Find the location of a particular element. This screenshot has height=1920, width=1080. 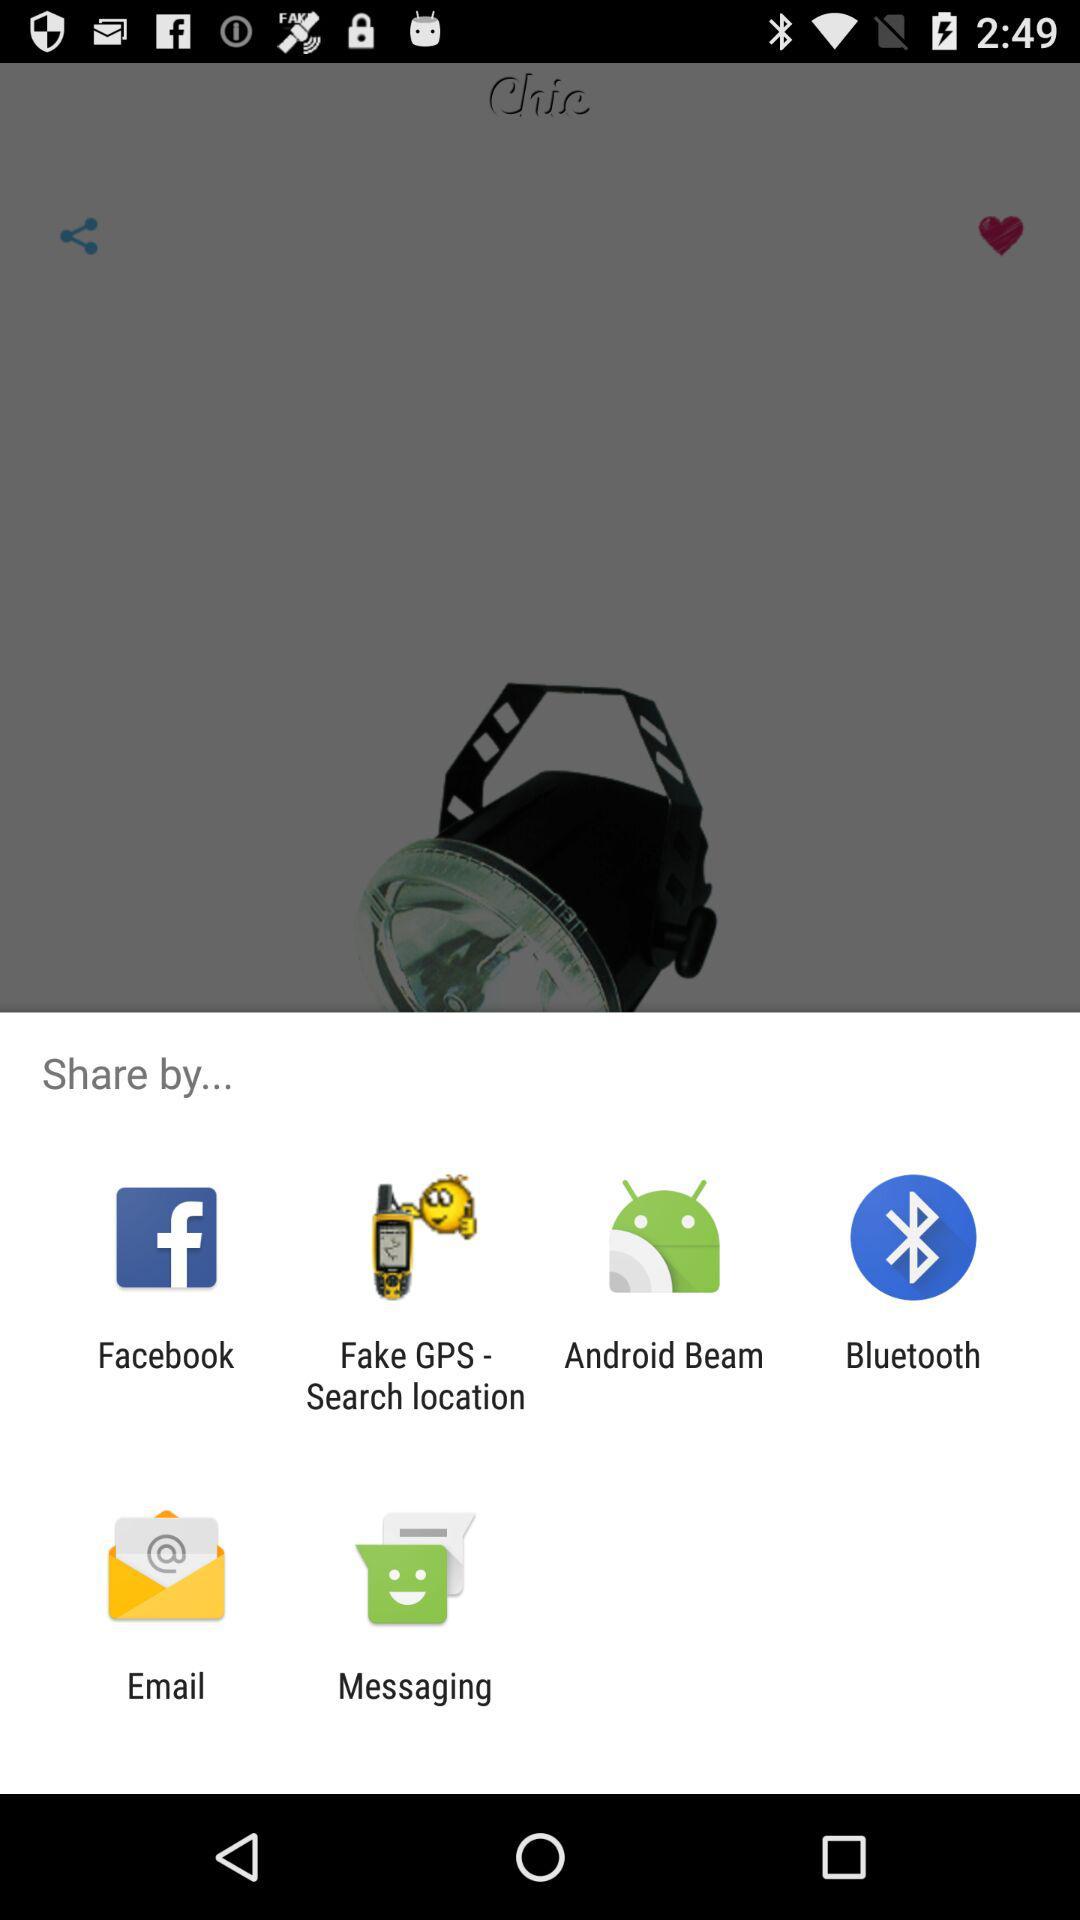

the fake gps search icon is located at coordinates (414, 1374).